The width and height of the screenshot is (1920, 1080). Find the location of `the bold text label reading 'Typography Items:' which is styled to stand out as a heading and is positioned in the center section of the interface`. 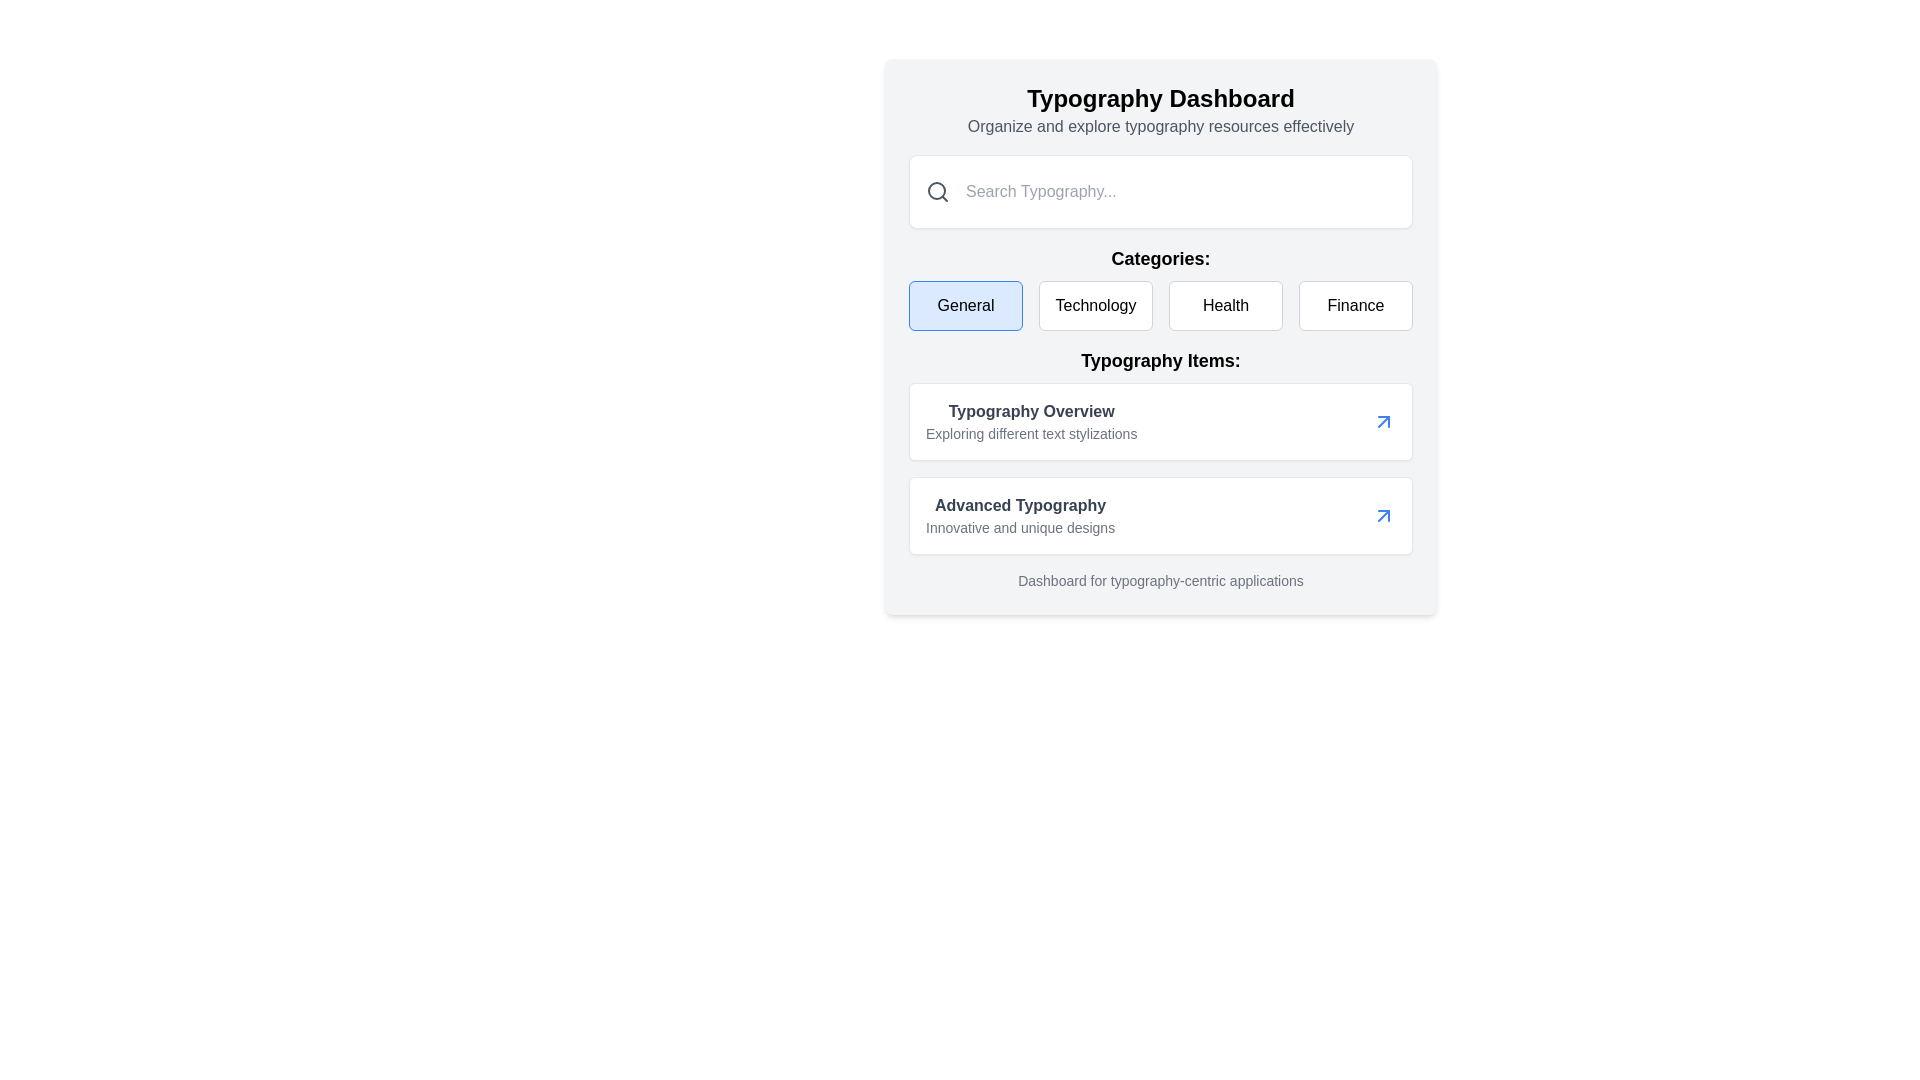

the bold text label reading 'Typography Items:' which is styled to stand out as a heading and is positioned in the center section of the interface is located at coordinates (1161, 361).